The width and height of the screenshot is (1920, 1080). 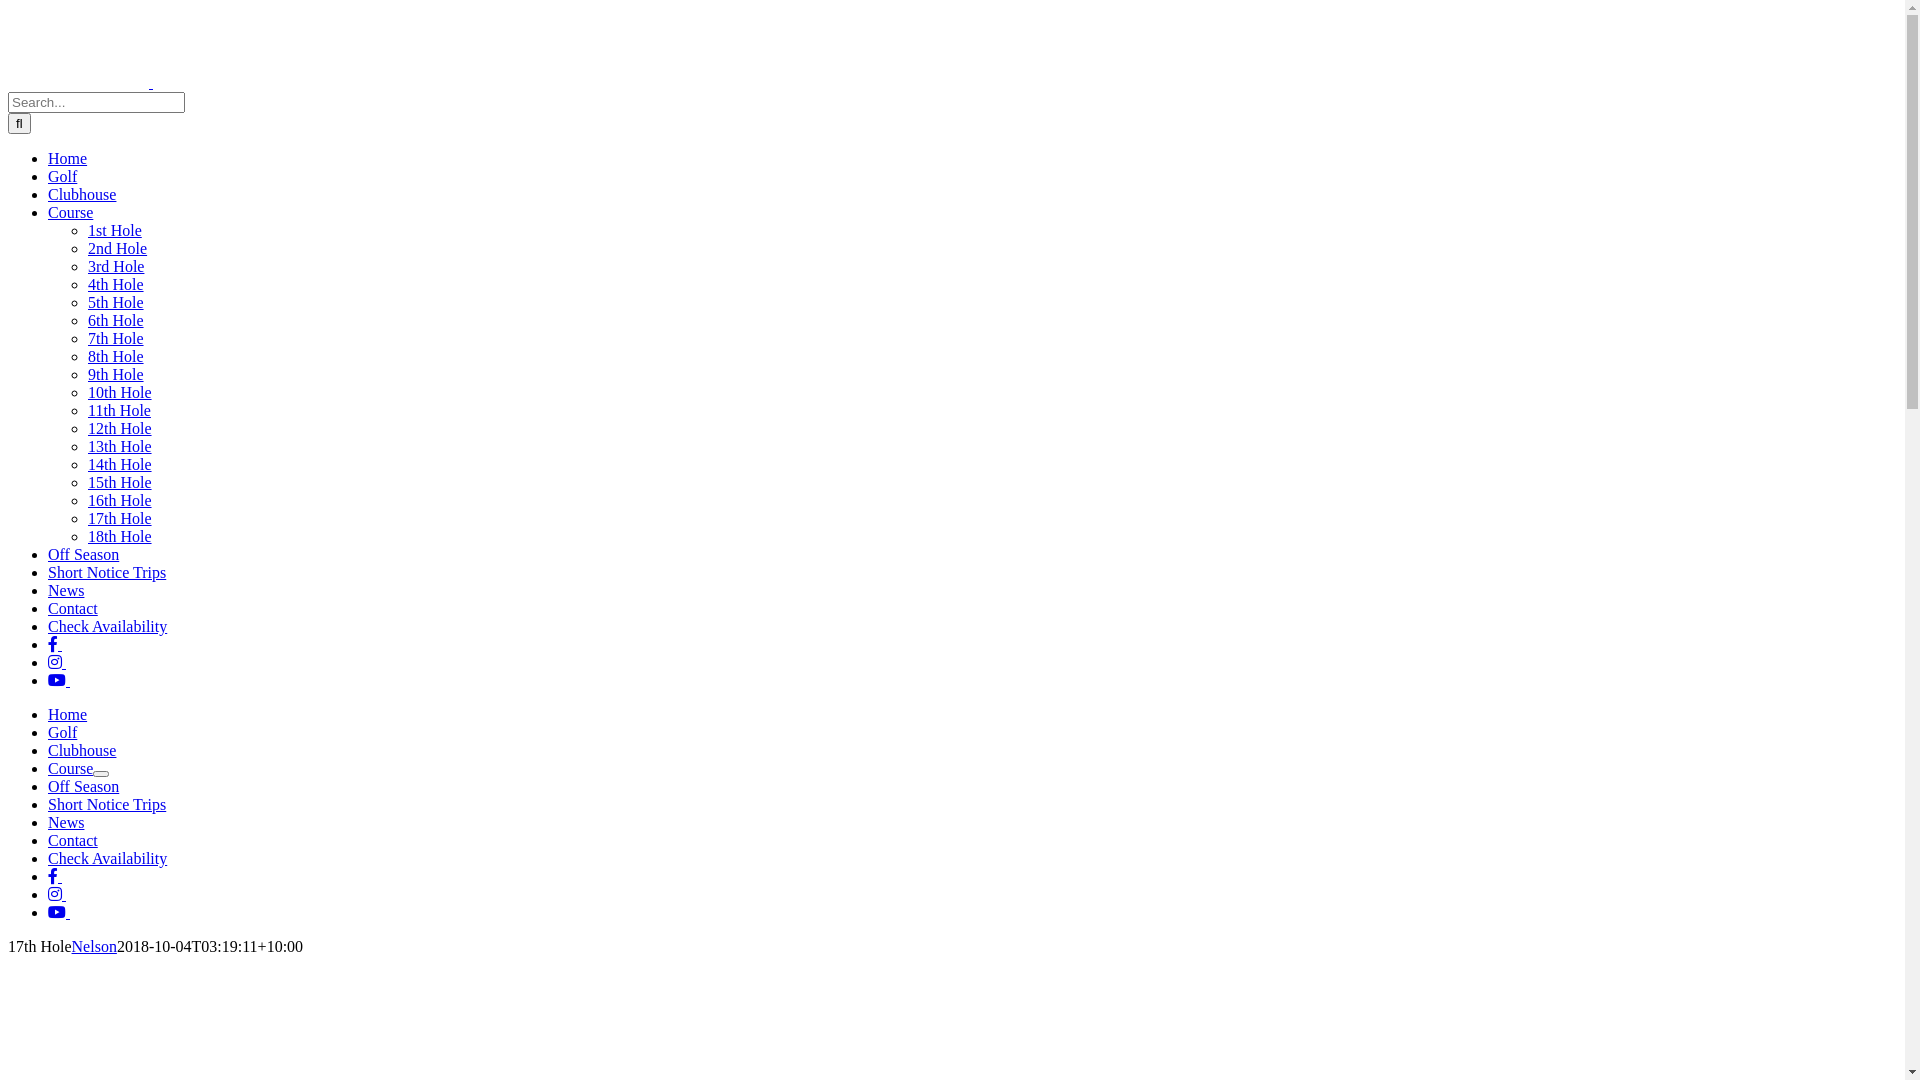 What do you see at coordinates (72, 945) in the screenshot?
I see `'Nelson'` at bounding box center [72, 945].